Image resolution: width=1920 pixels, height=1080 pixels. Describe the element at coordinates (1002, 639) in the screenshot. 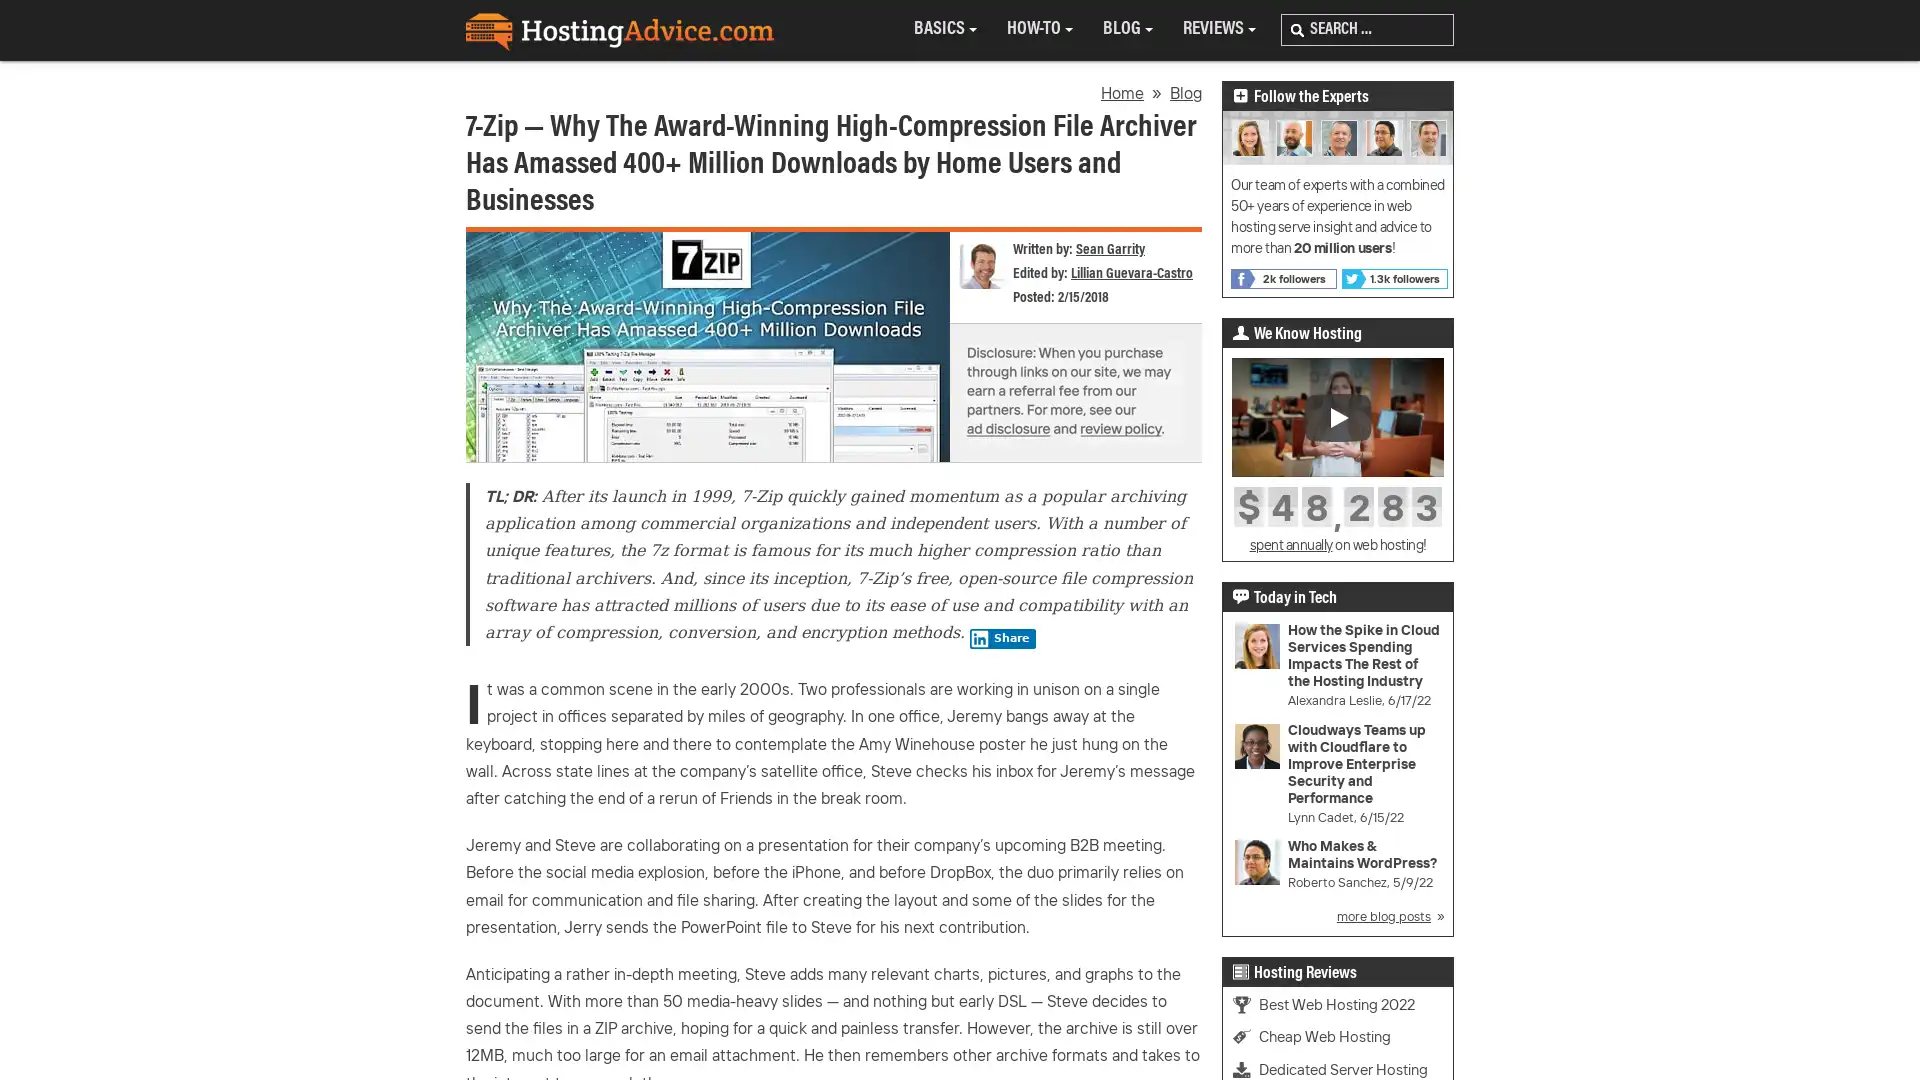

I see `Share` at that location.